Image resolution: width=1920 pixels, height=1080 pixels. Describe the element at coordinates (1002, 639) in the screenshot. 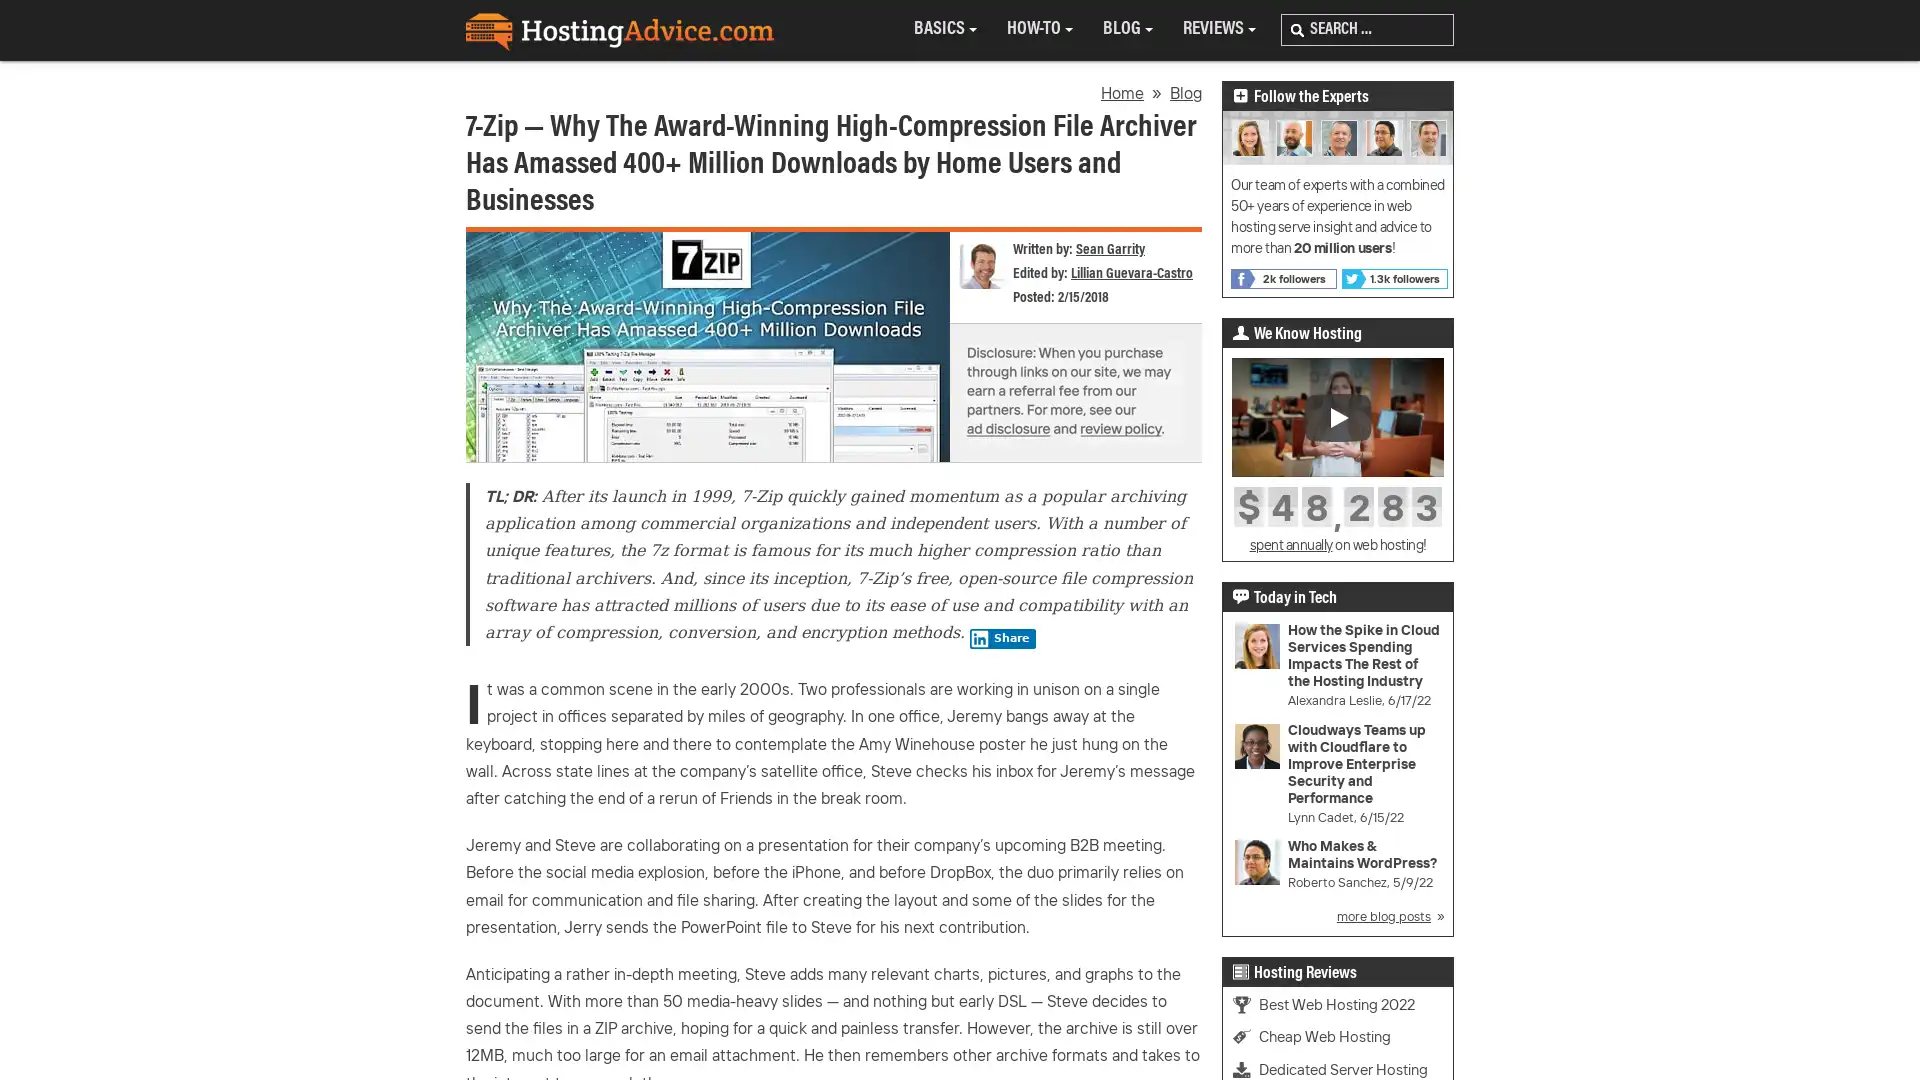

I see `Share` at that location.